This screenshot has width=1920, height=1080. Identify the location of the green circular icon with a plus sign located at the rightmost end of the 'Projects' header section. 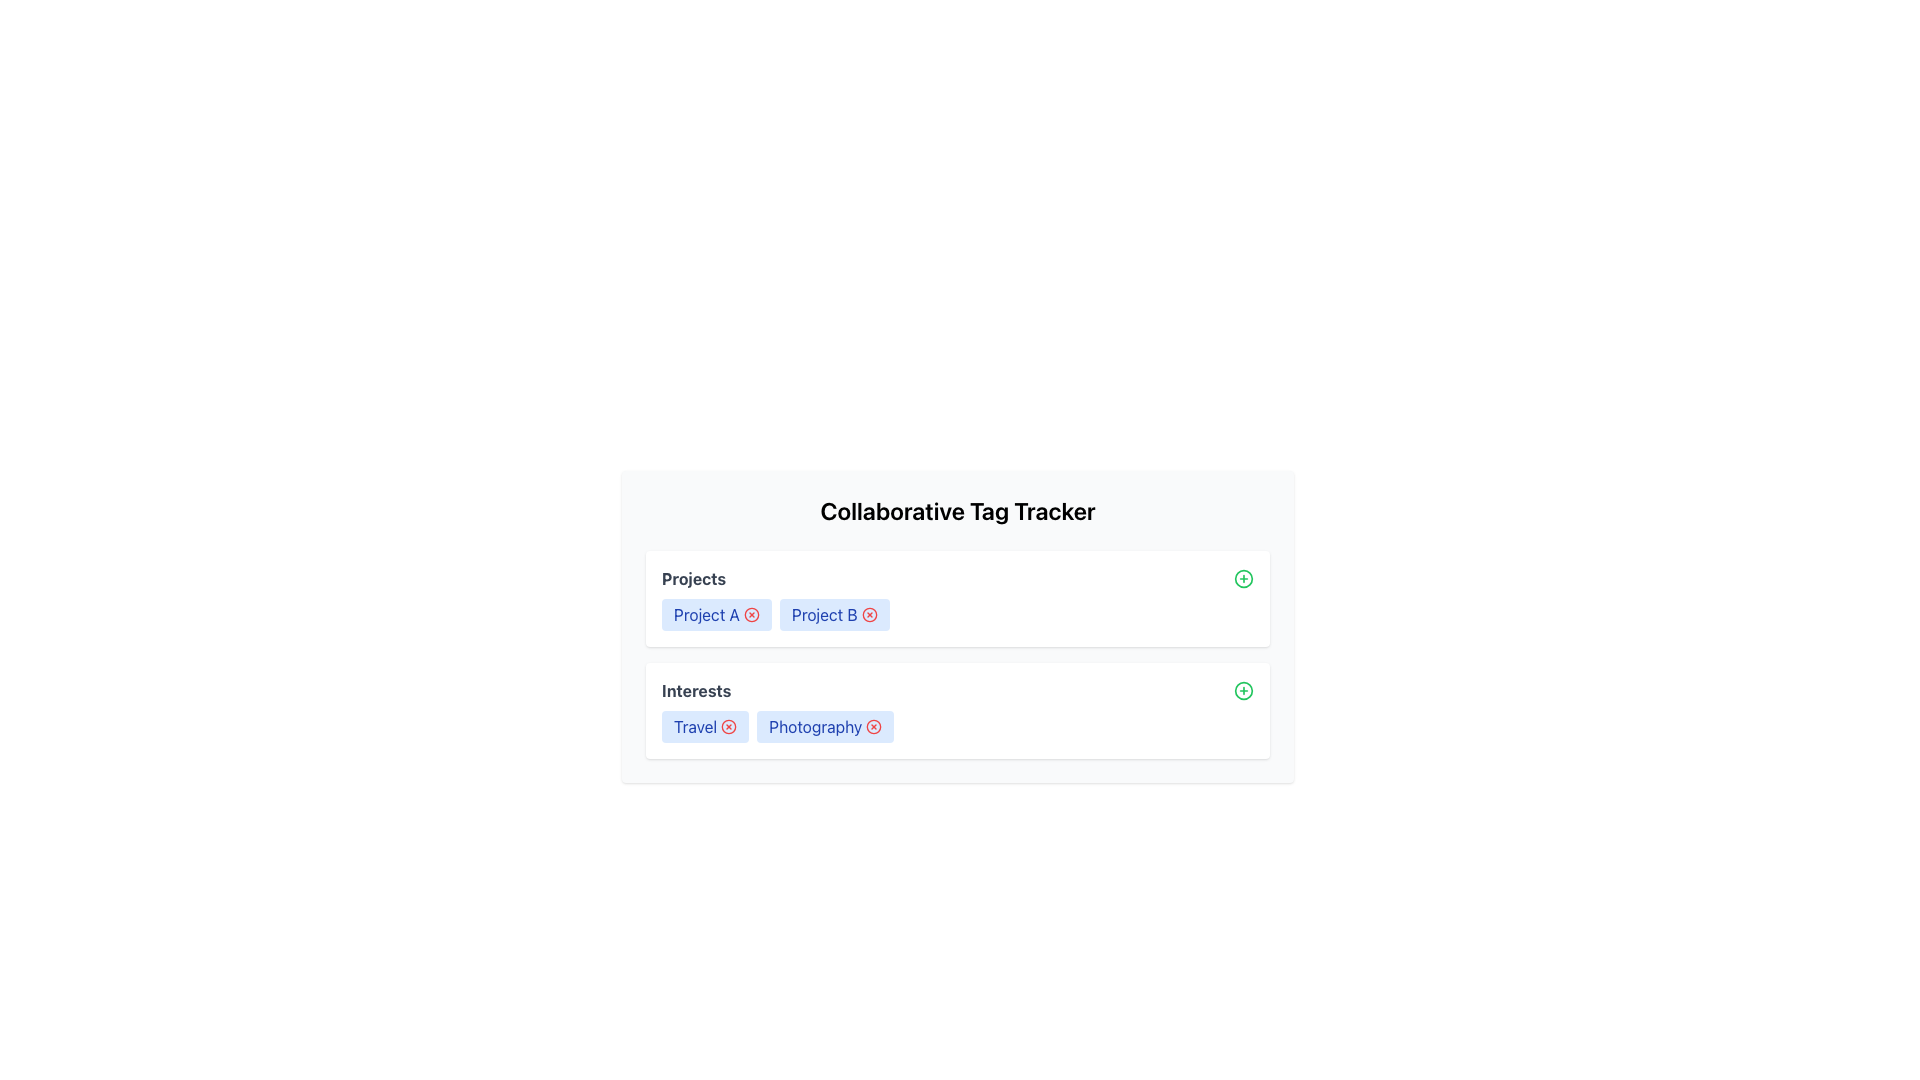
(1242, 578).